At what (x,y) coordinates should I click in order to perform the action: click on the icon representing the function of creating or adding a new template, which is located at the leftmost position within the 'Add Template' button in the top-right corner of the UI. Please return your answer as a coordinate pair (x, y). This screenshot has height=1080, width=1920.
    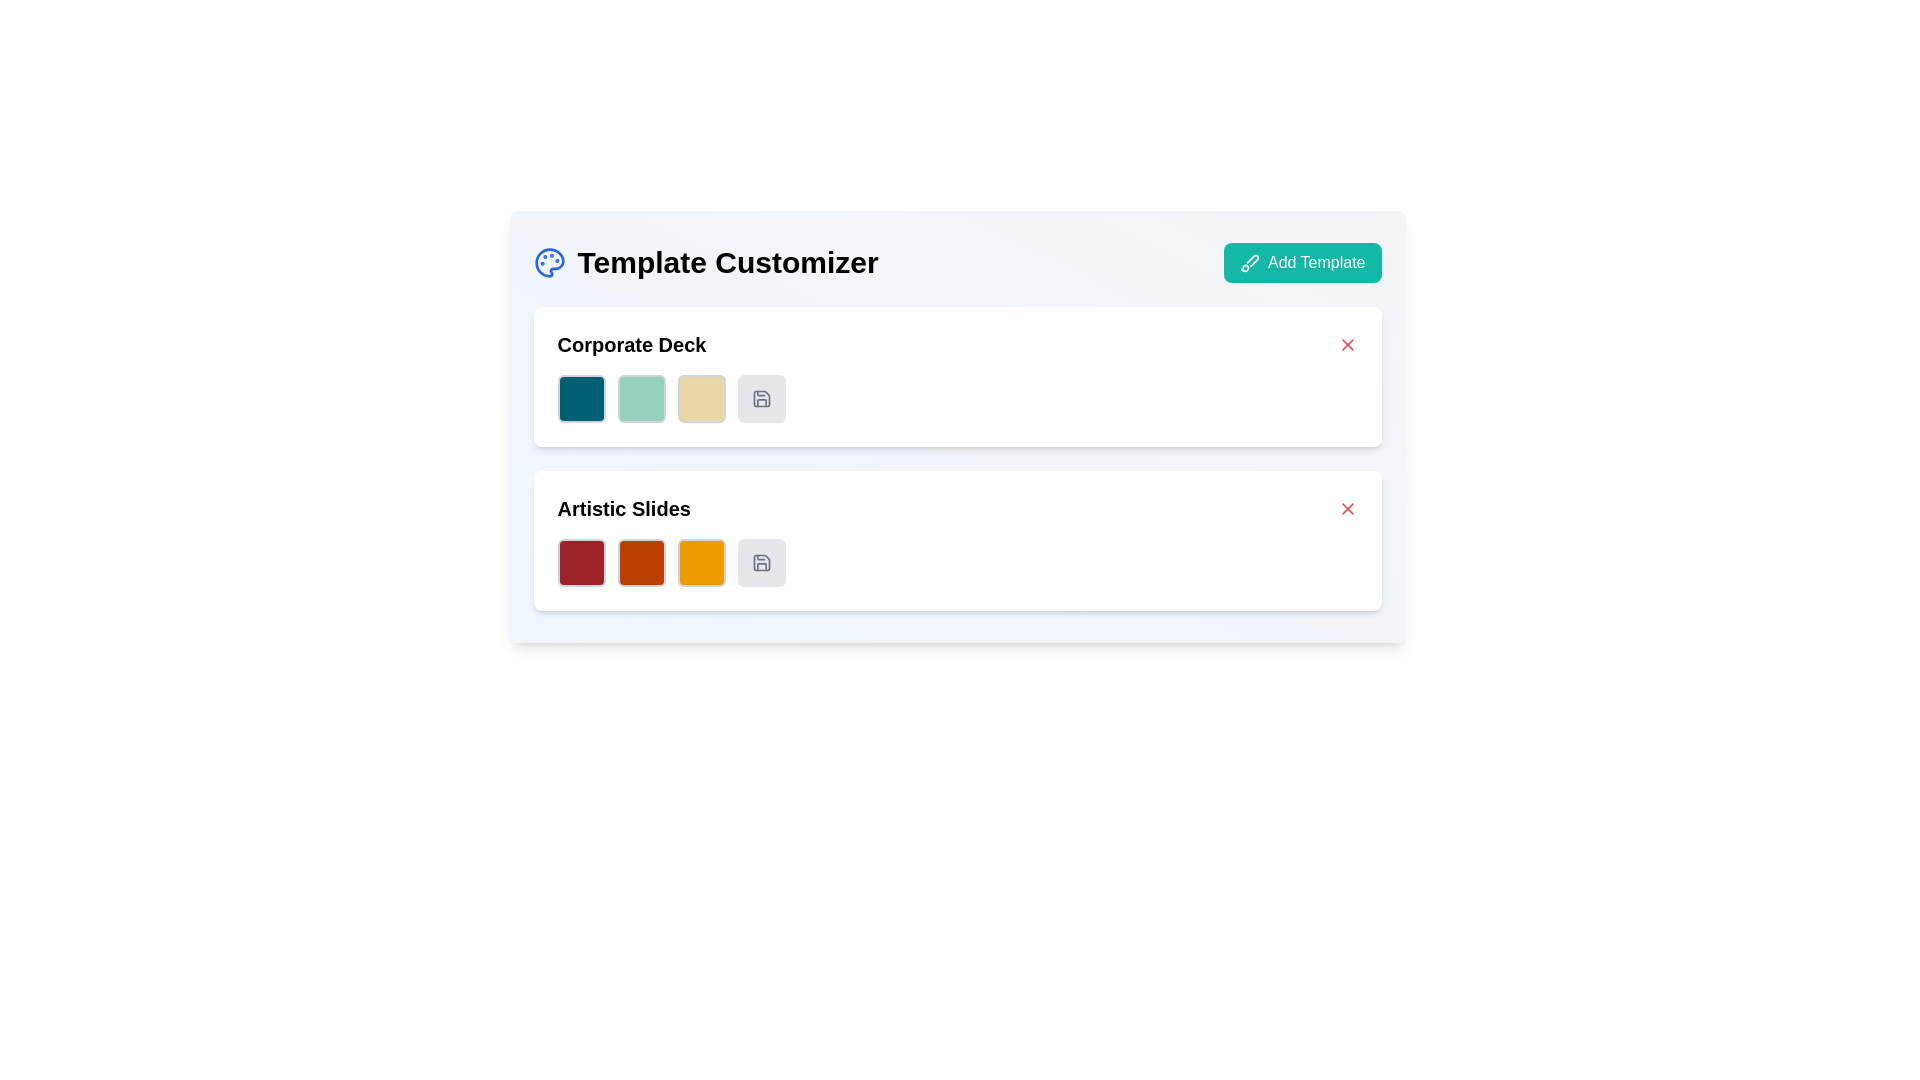
    Looking at the image, I should click on (1248, 261).